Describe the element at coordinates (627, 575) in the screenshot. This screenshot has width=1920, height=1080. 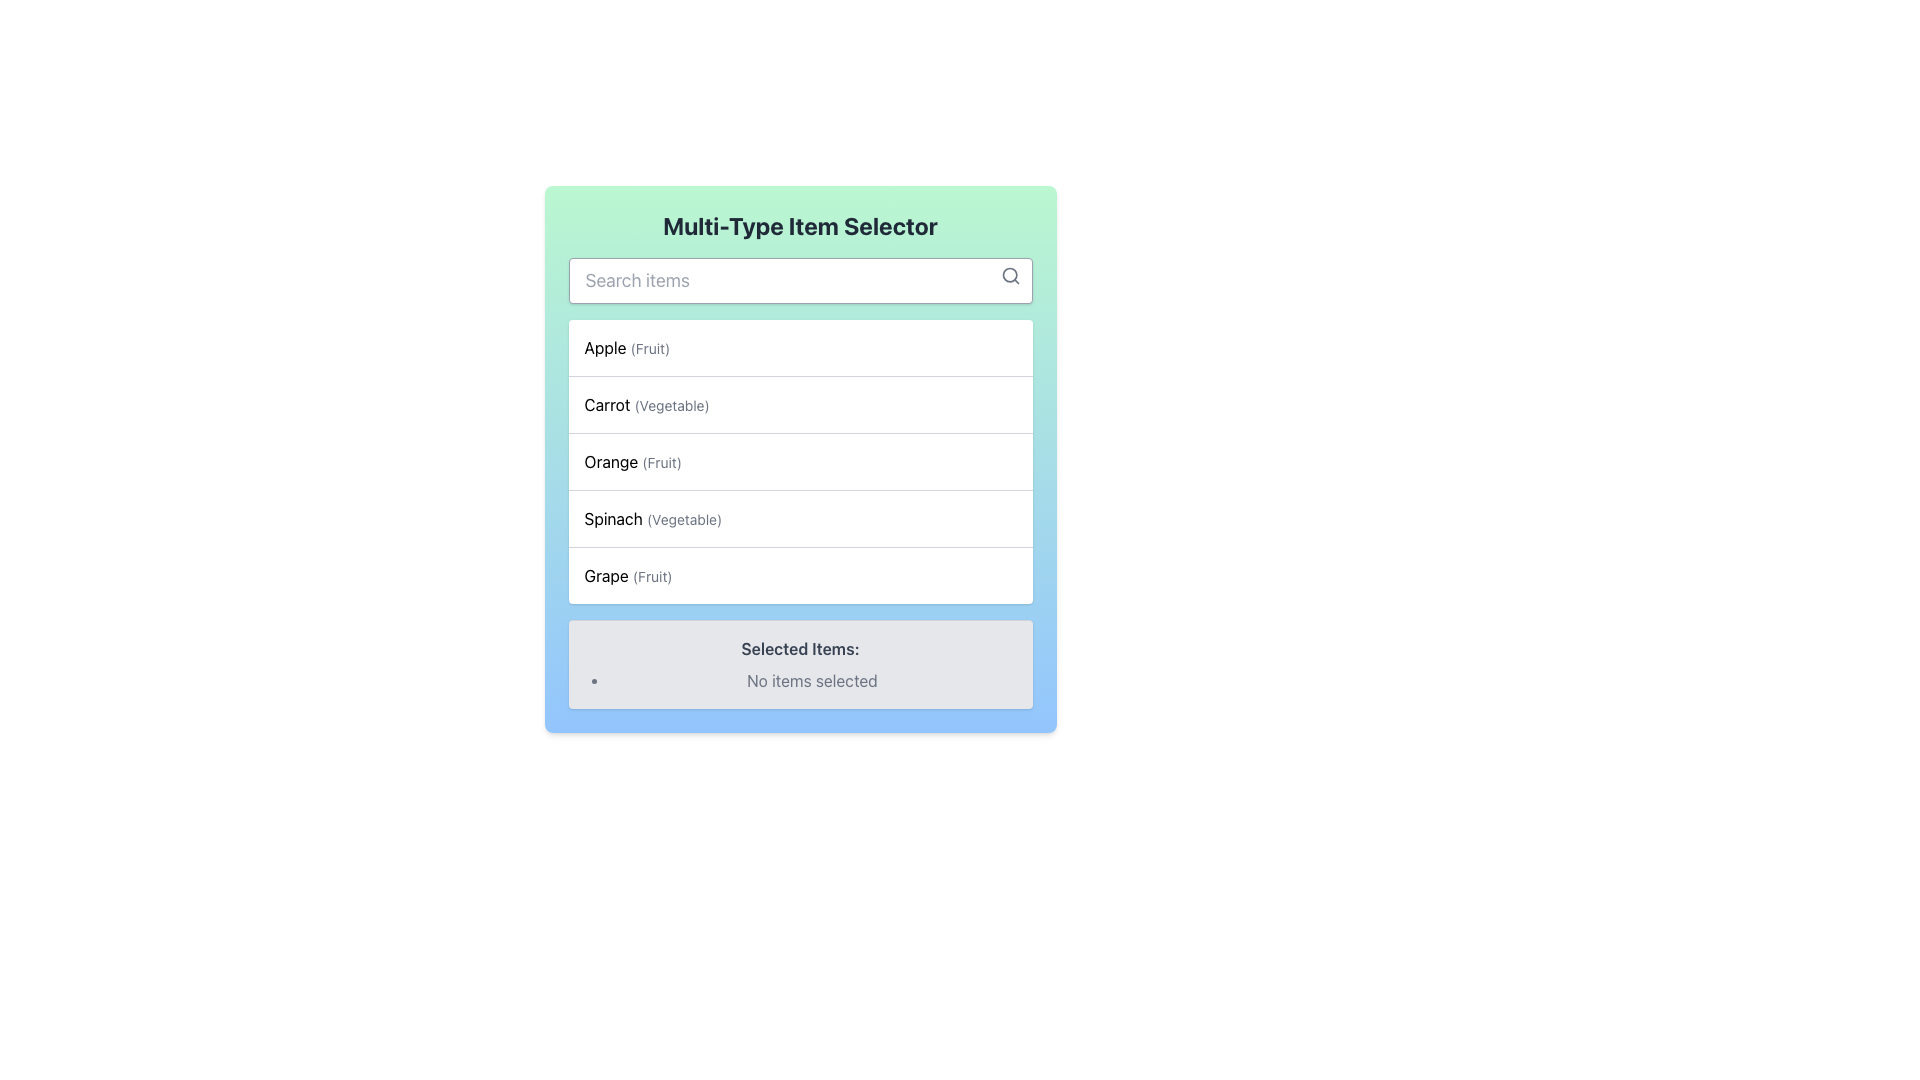
I see `the list item displaying 'Grape (Fruit)'` at that location.